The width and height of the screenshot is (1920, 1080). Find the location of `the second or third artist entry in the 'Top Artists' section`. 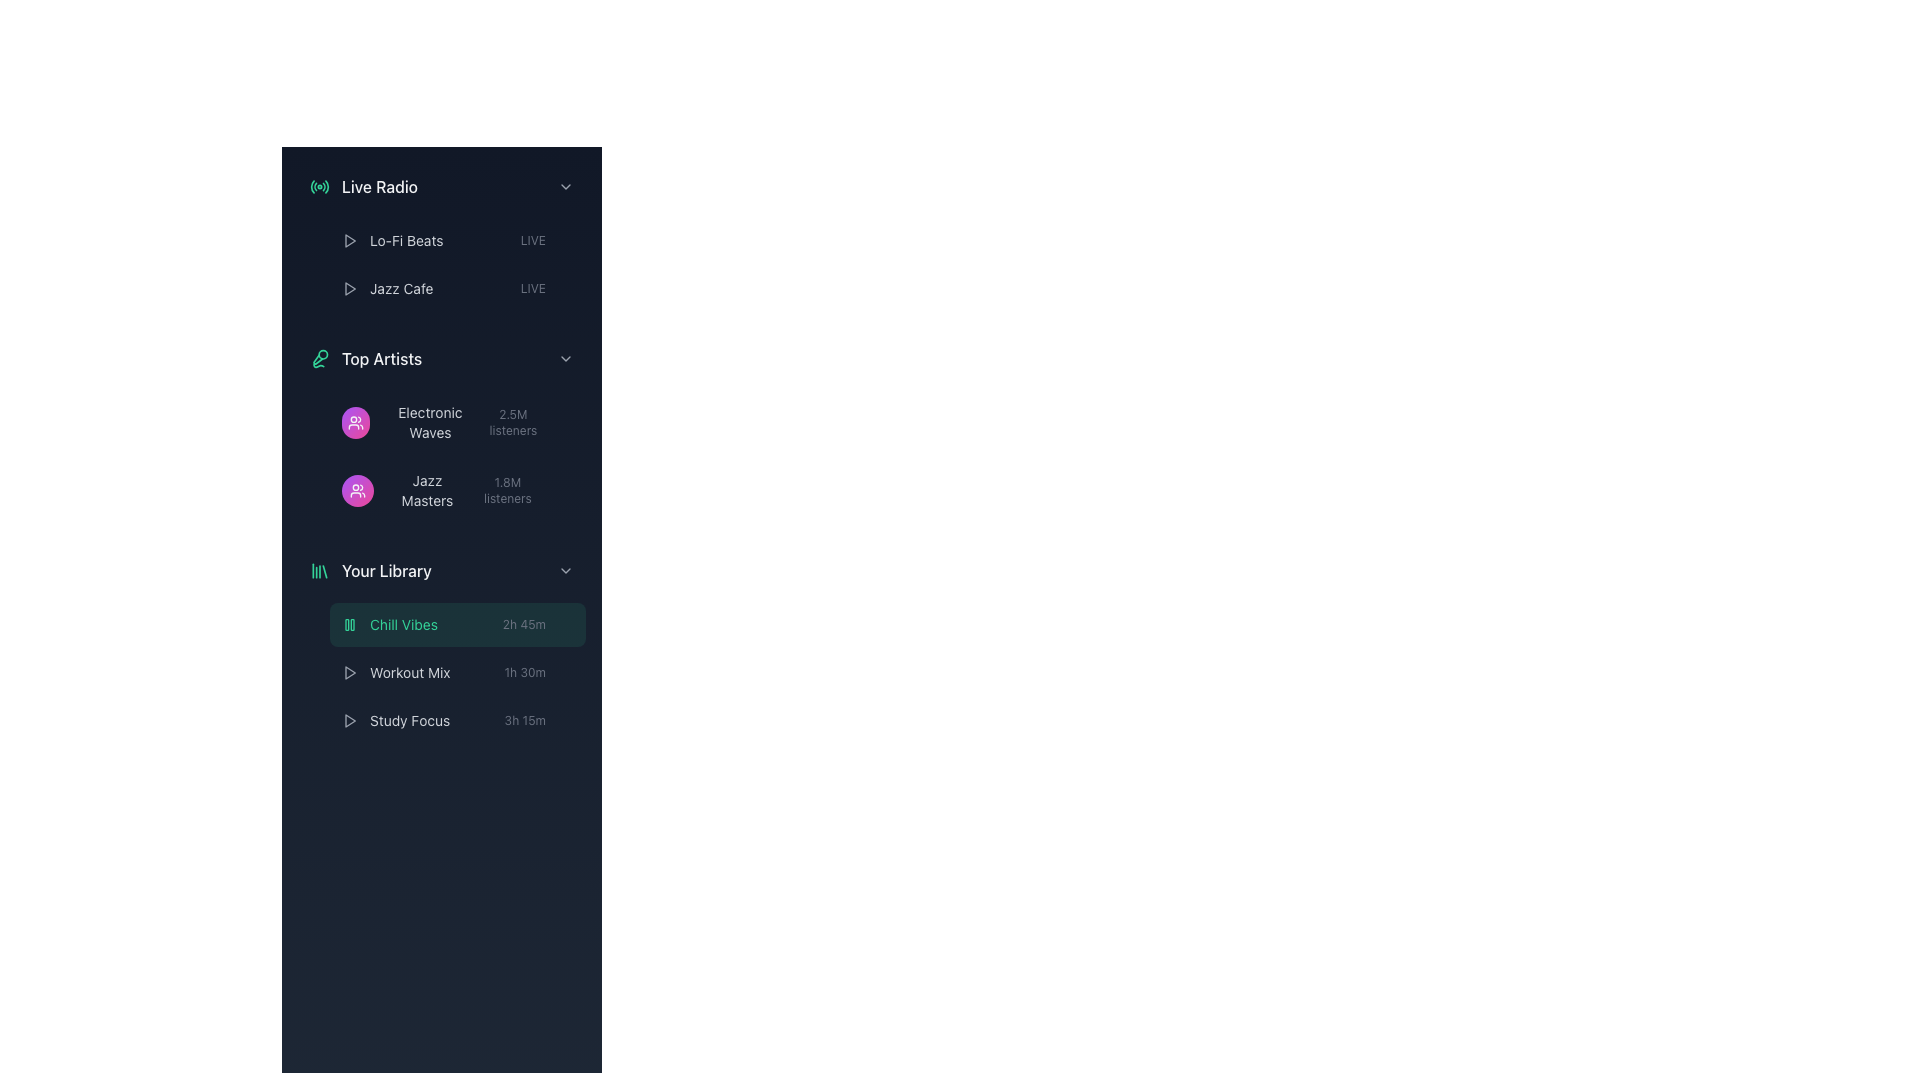

the second or third artist entry in the 'Top Artists' section is located at coordinates (440, 456).